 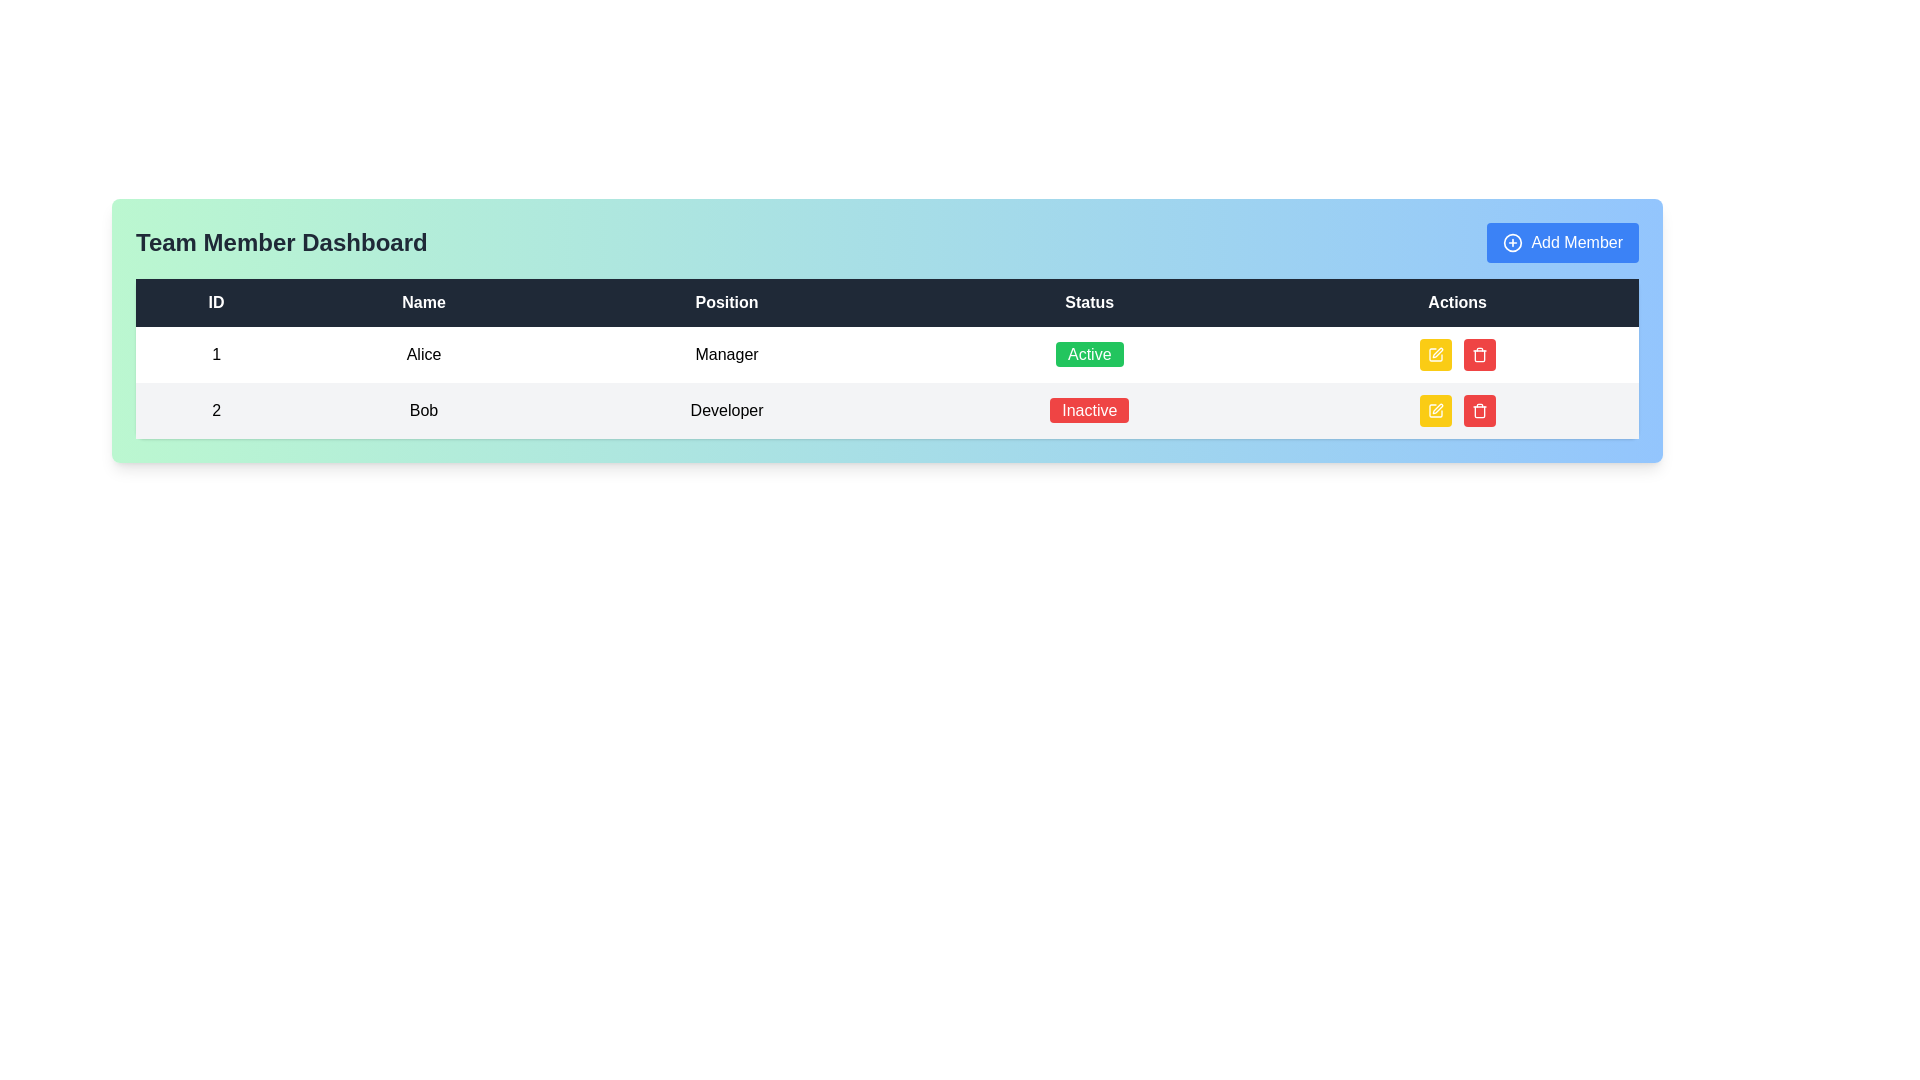 I want to click on the yellow button with a pen icon in the button group for editing, located in the 'Actions' column of the topmost row corresponding to the user 'Alice' with the position 'Manager', so click(x=1457, y=353).